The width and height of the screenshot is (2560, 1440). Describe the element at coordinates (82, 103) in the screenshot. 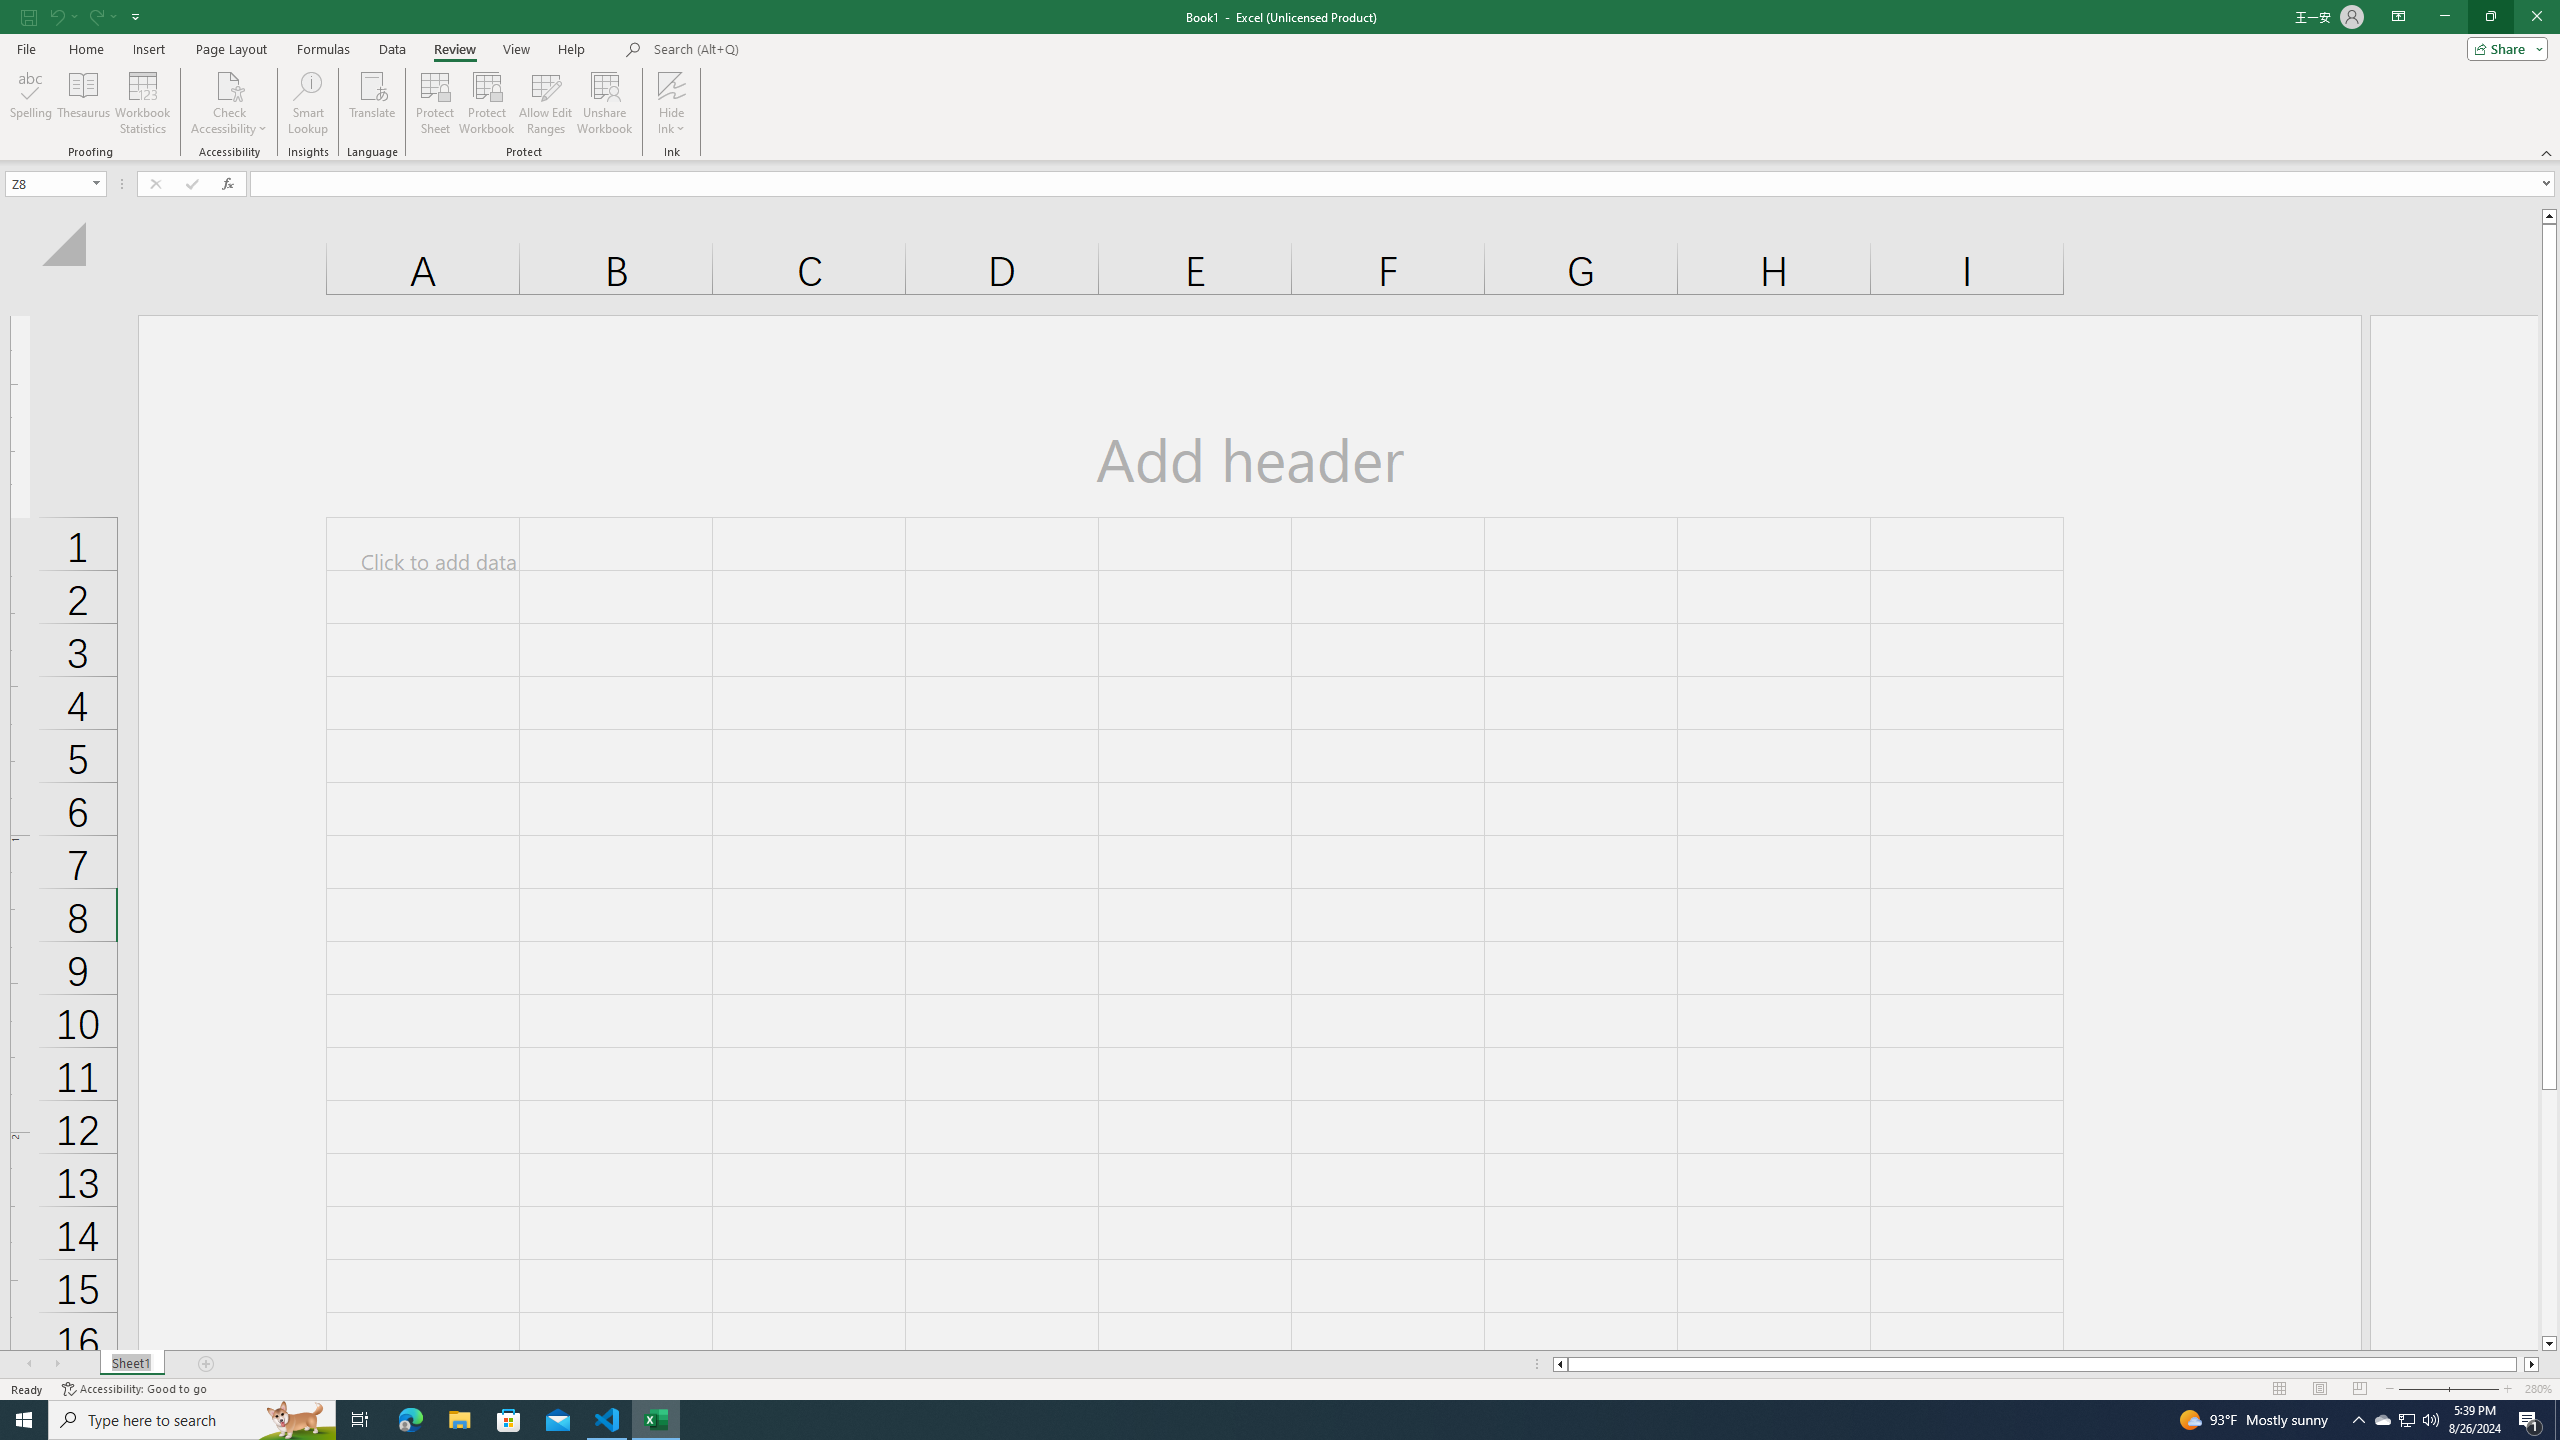

I see `'Thesaurus...'` at that location.